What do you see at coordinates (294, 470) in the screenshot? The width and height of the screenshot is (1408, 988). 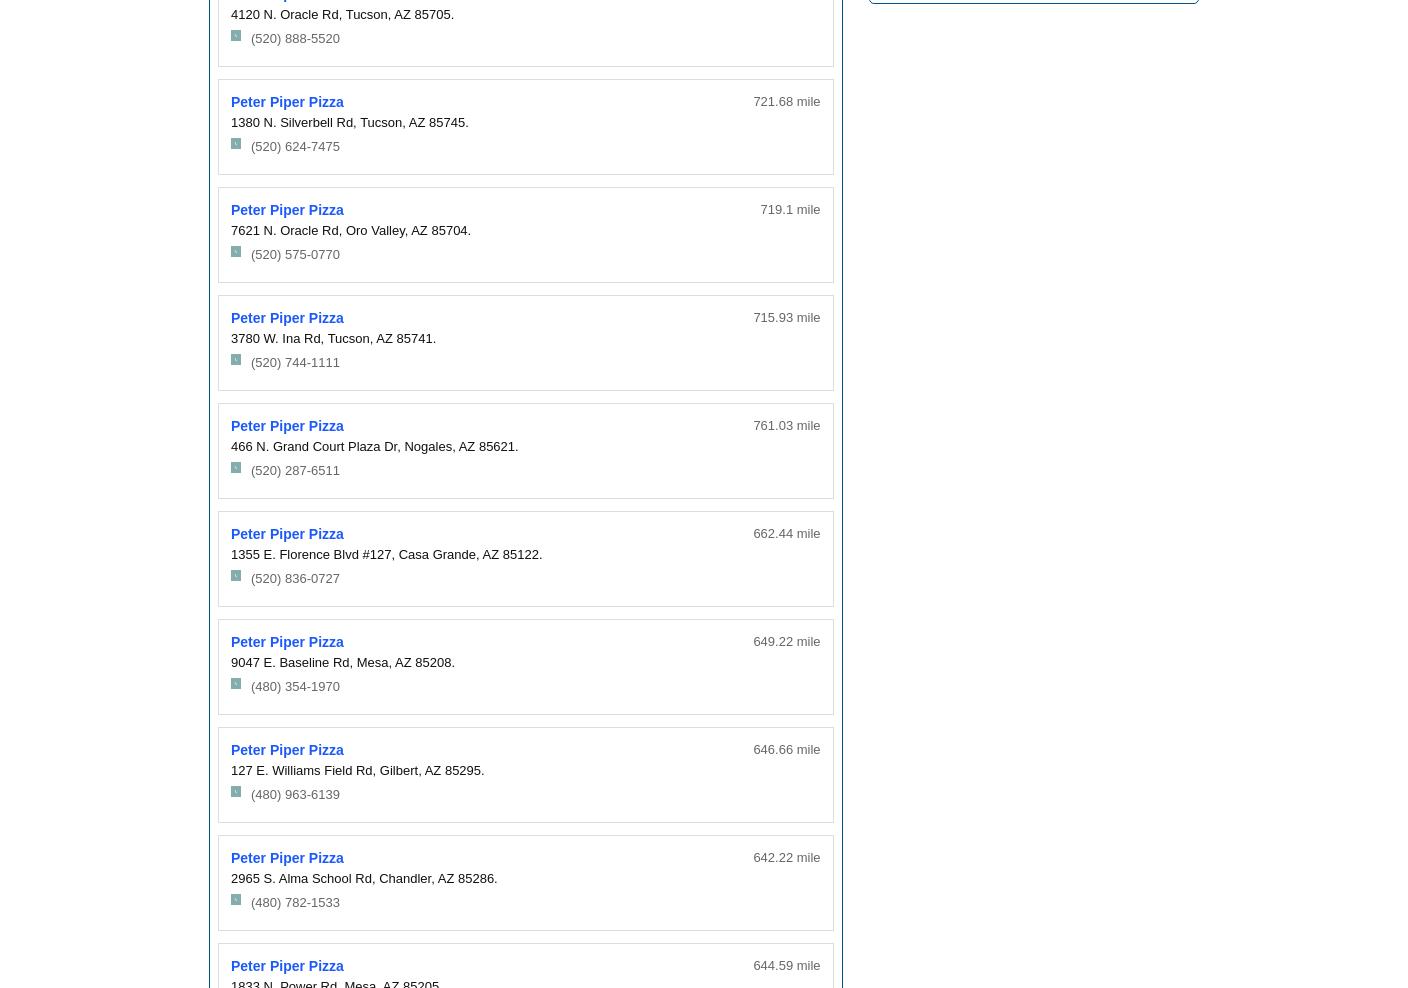 I see `'(520) 287-6511'` at bounding box center [294, 470].